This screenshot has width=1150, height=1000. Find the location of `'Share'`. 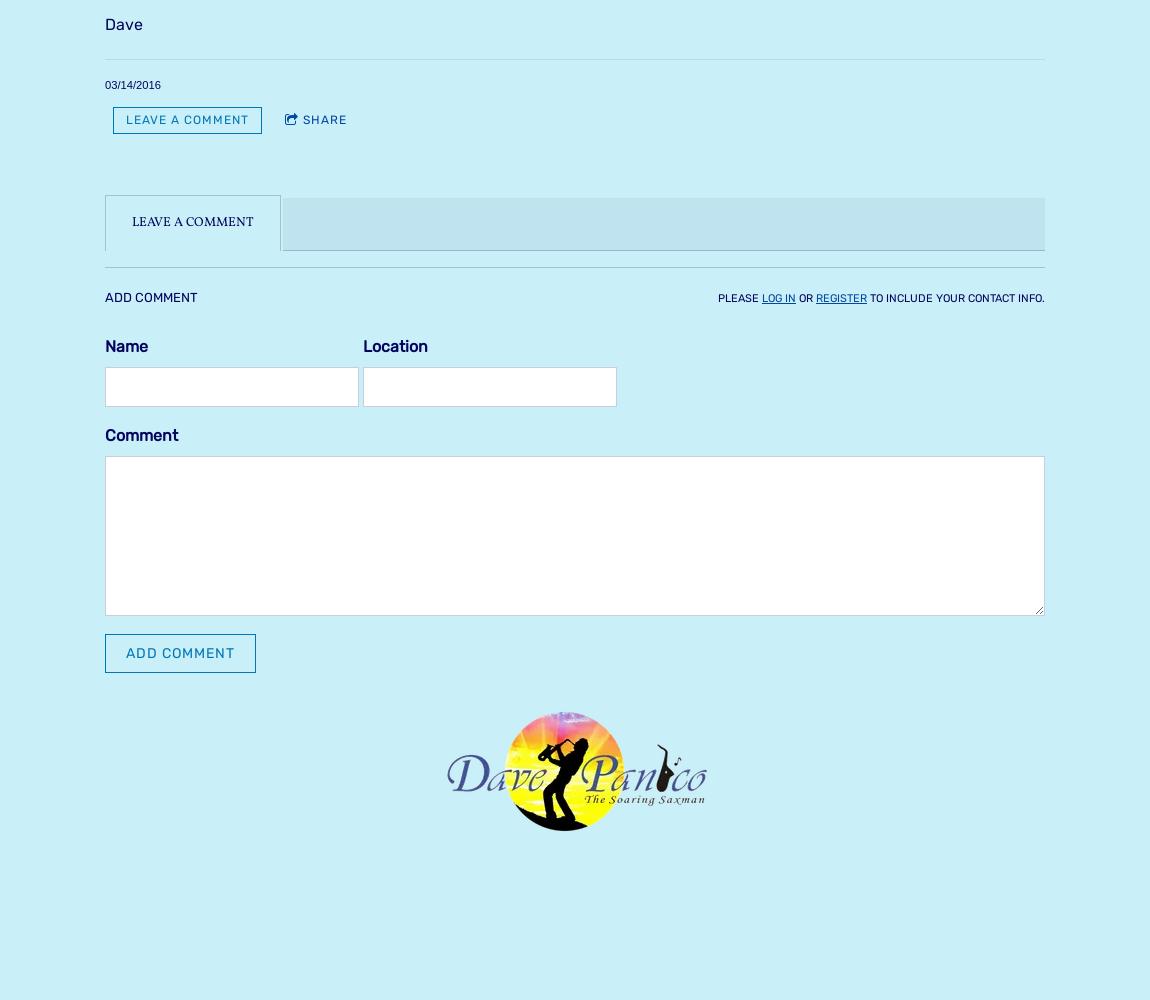

'Share' is located at coordinates (303, 119).